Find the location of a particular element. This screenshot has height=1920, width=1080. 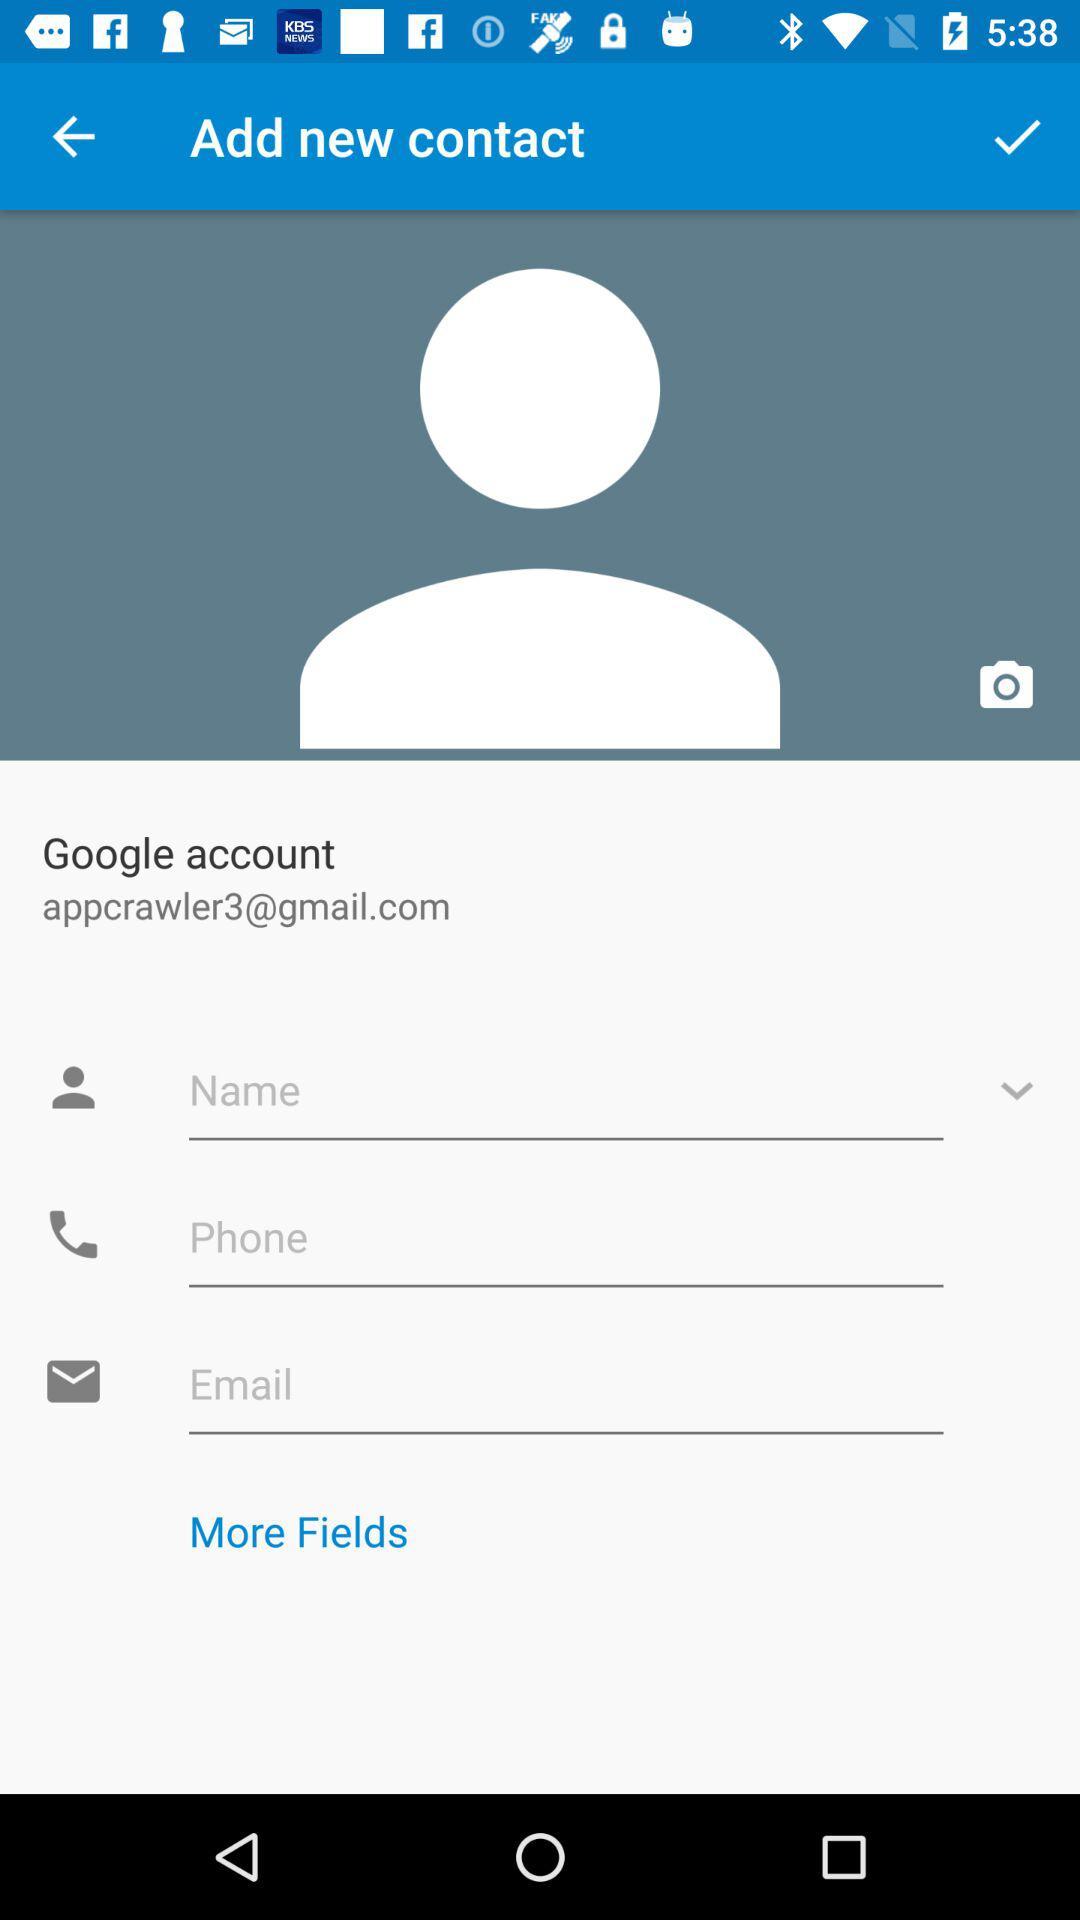

the app next to add new contact item is located at coordinates (1017, 135).